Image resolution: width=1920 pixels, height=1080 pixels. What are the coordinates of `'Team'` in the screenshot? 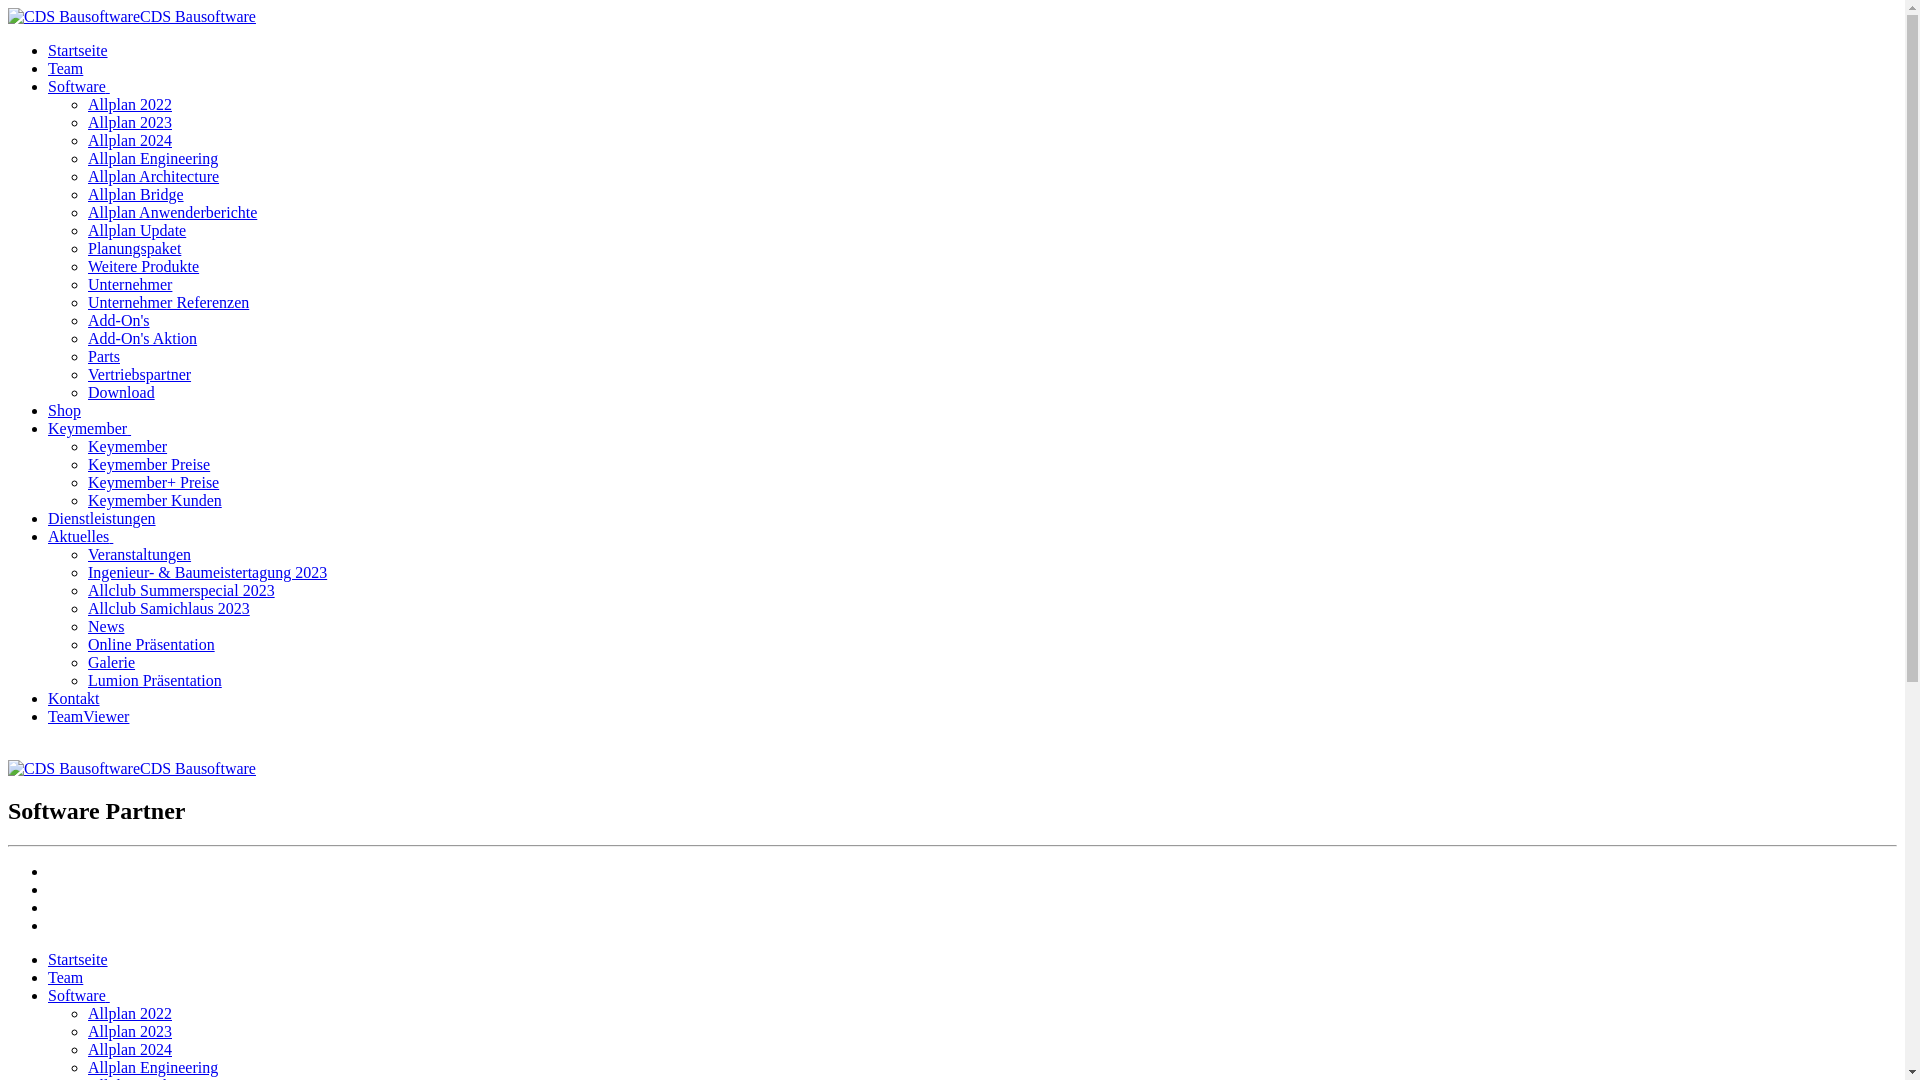 It's located at (65, 67).